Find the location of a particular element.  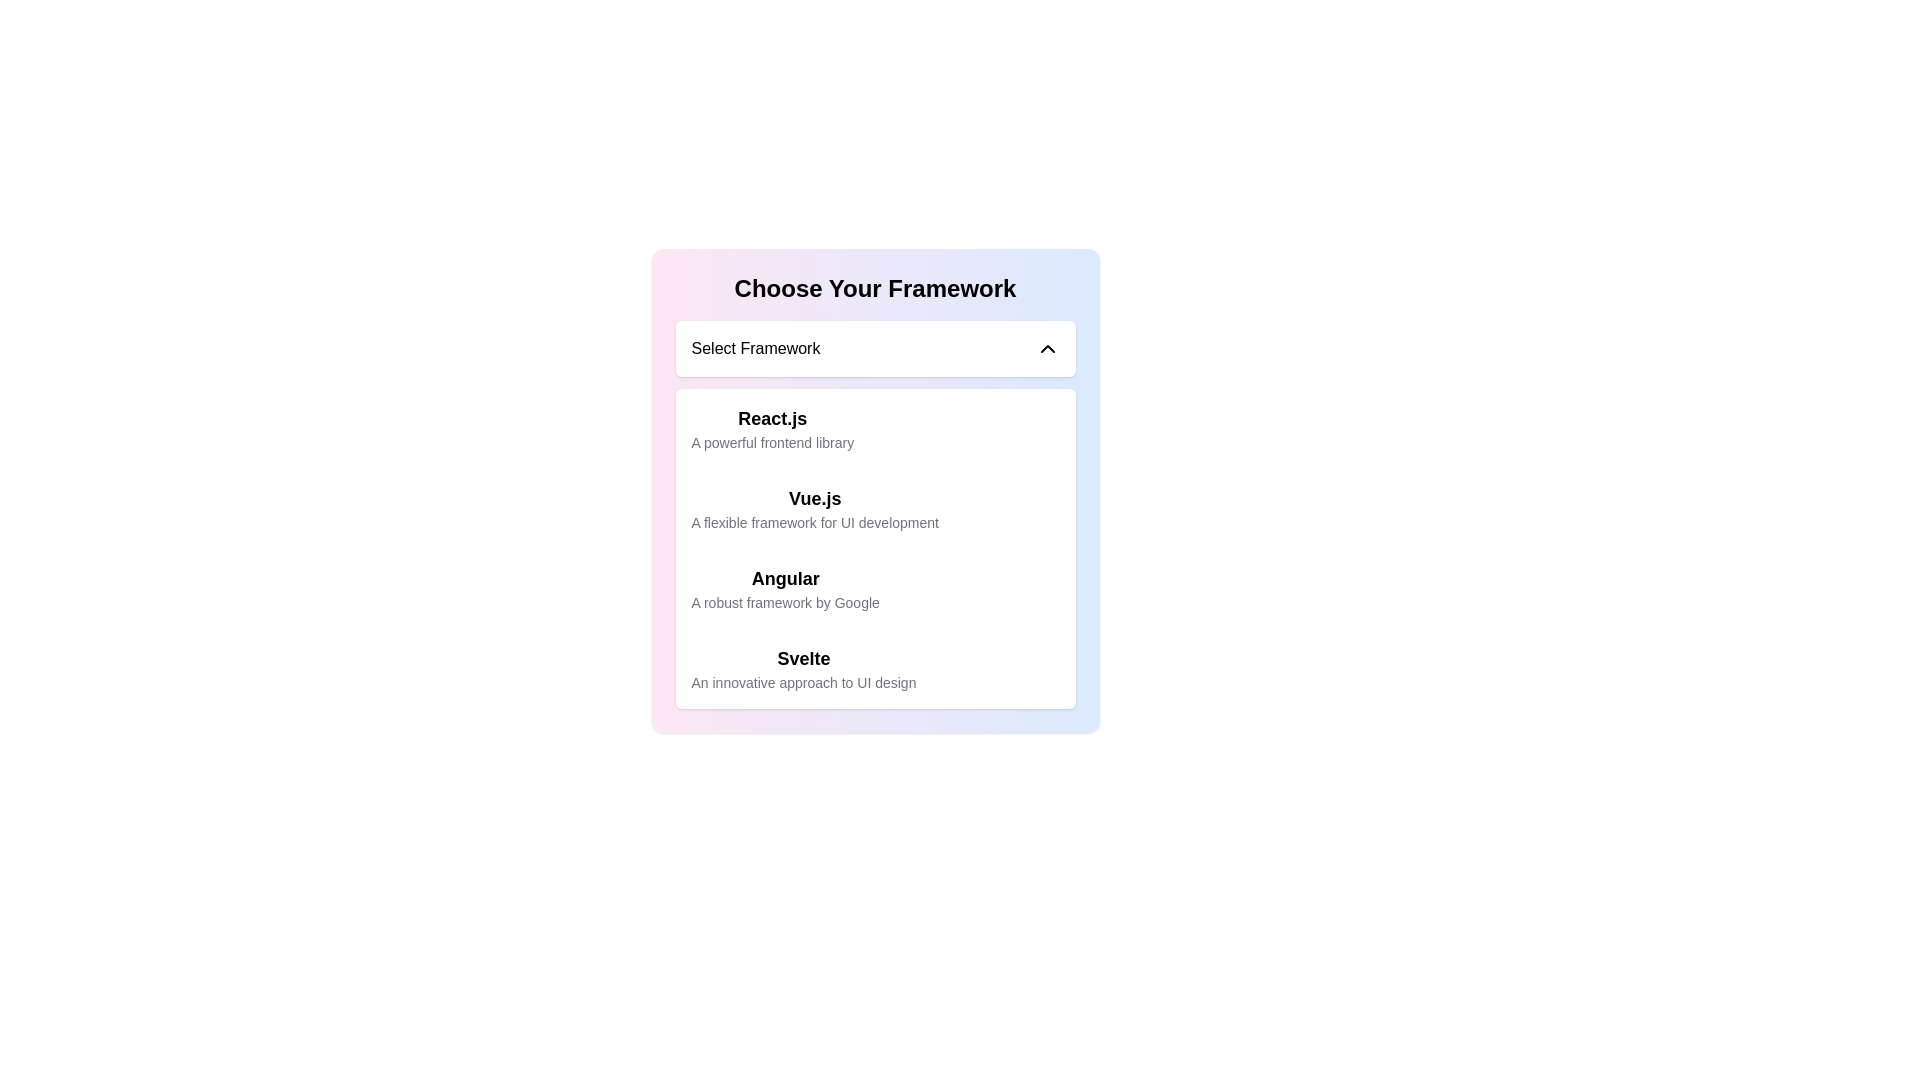

the topmost list item displaying the name and description of a framework option under the heading 'Choose Your Framework' is located at coordinates (771, 427).